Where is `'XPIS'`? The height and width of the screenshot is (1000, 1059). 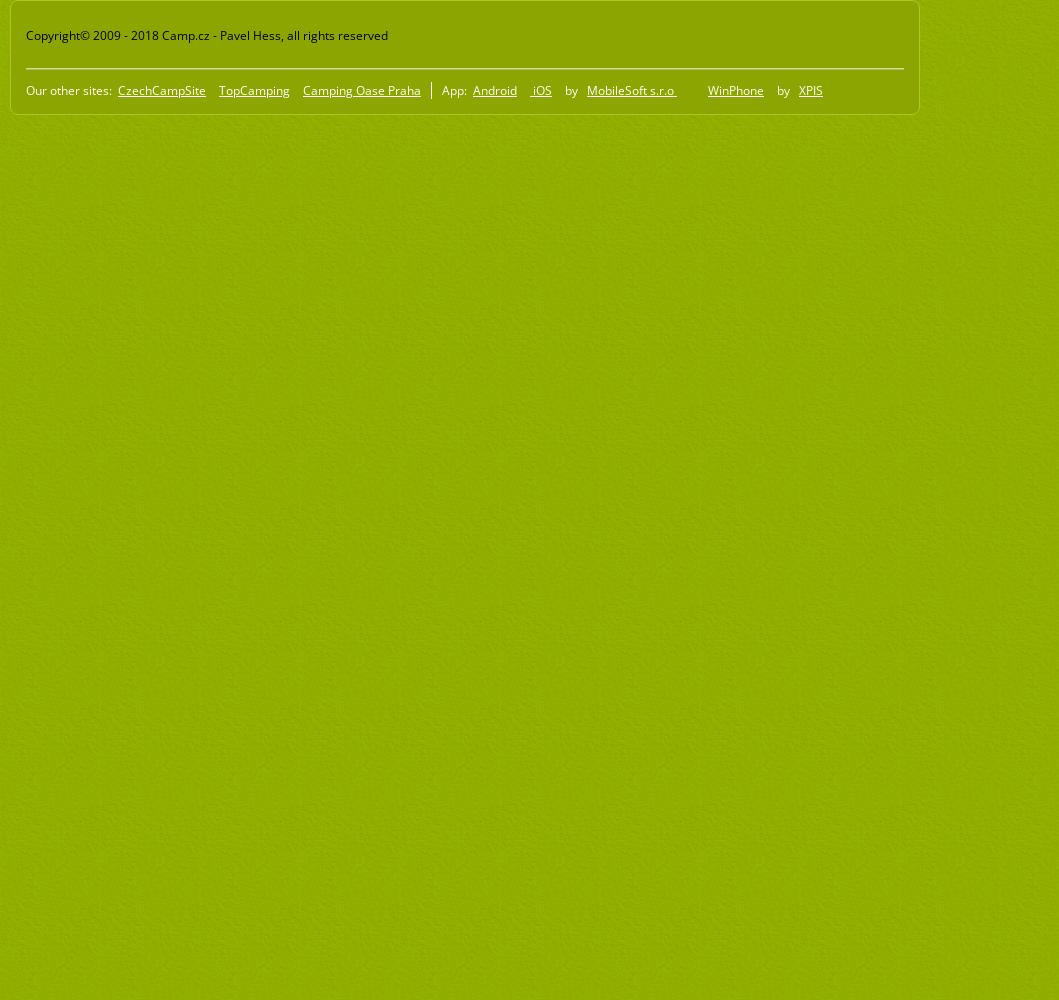 'XPIS' is located at coordinates (809, 88).